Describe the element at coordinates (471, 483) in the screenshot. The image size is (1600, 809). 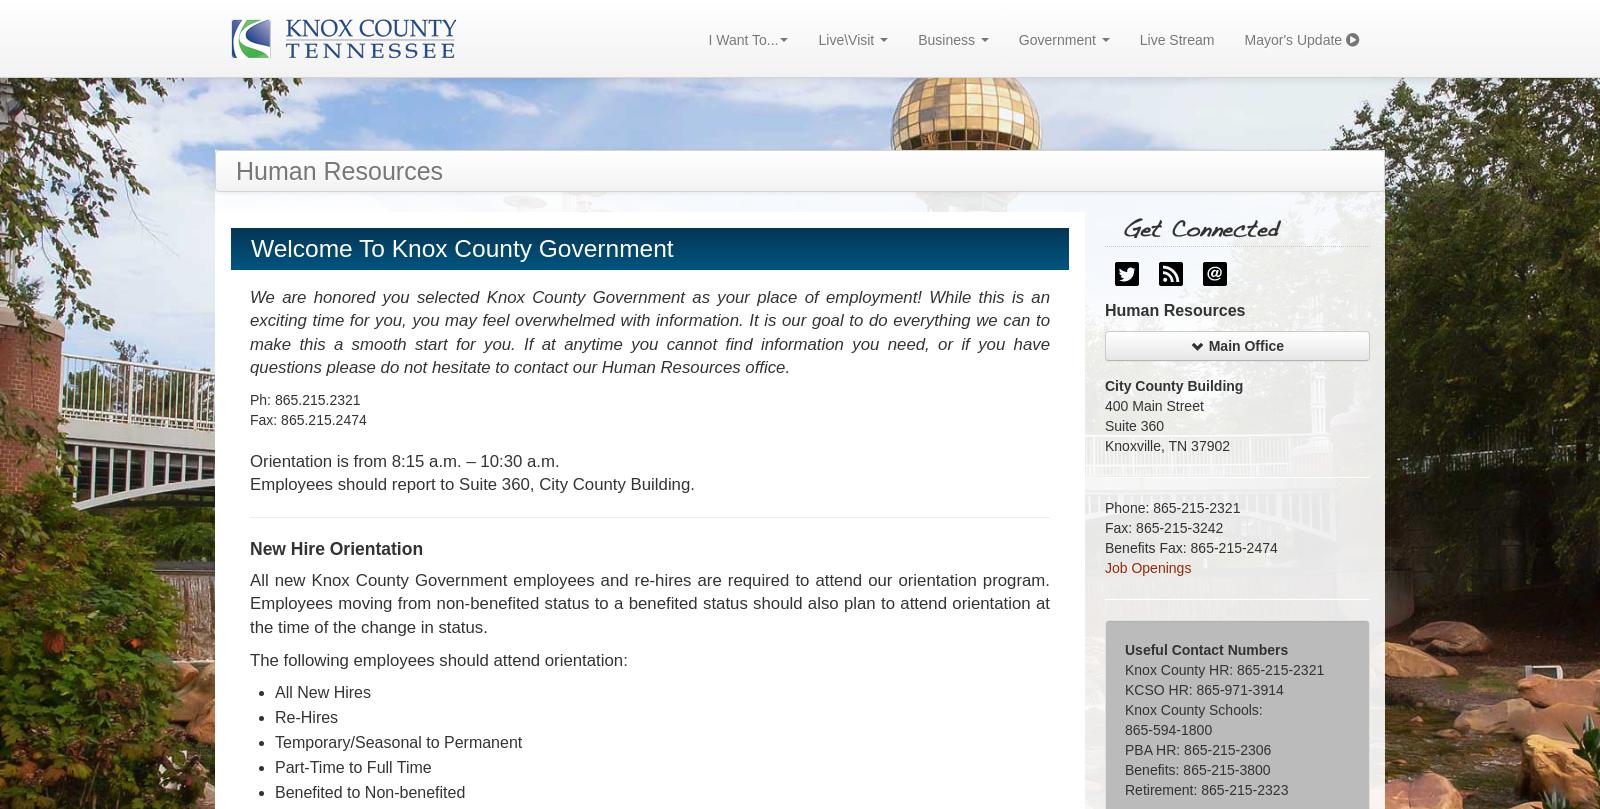
I see `'Employees should report to Suite 360, City County Building.'` at that location.